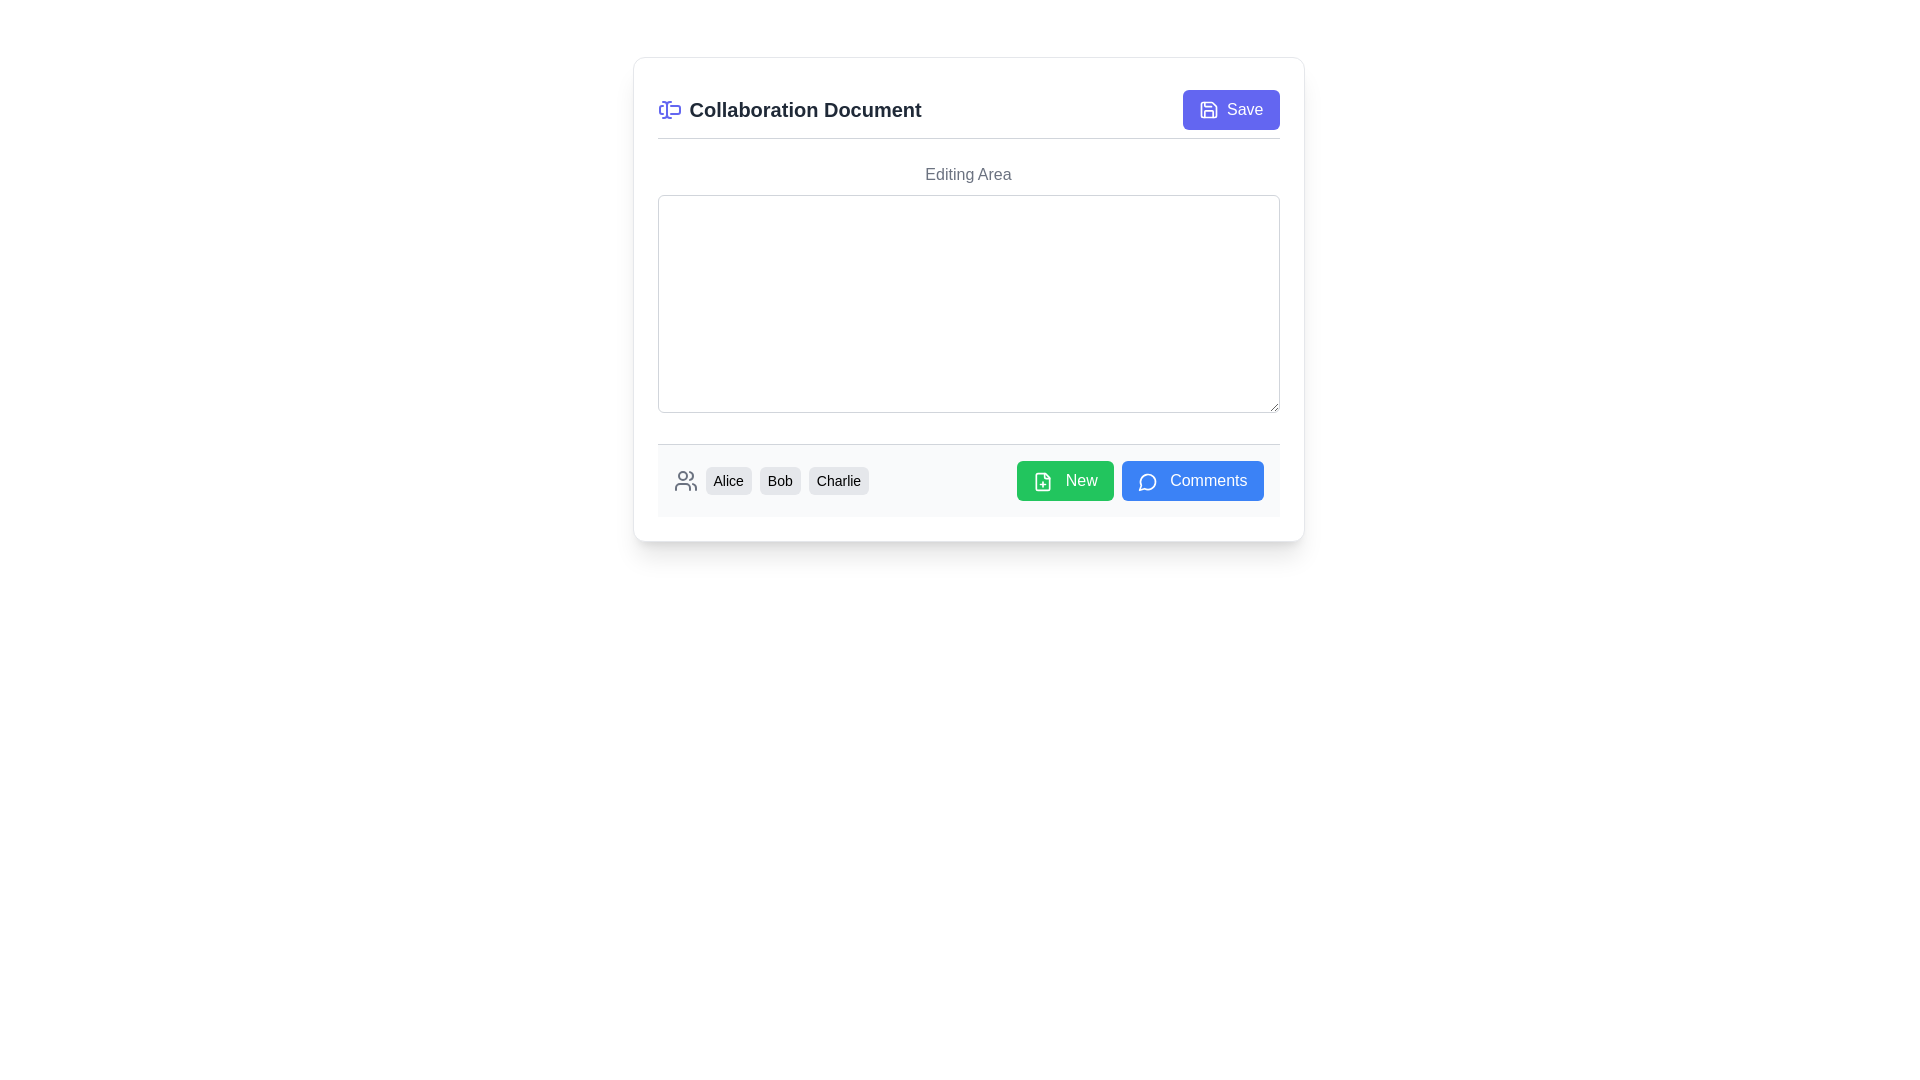  I want to click on the Label element displaying 'Bob', which is the second item in a horizontal list of names, positioned above action buttons in the bottom left section of the interface, so click(779, 481).